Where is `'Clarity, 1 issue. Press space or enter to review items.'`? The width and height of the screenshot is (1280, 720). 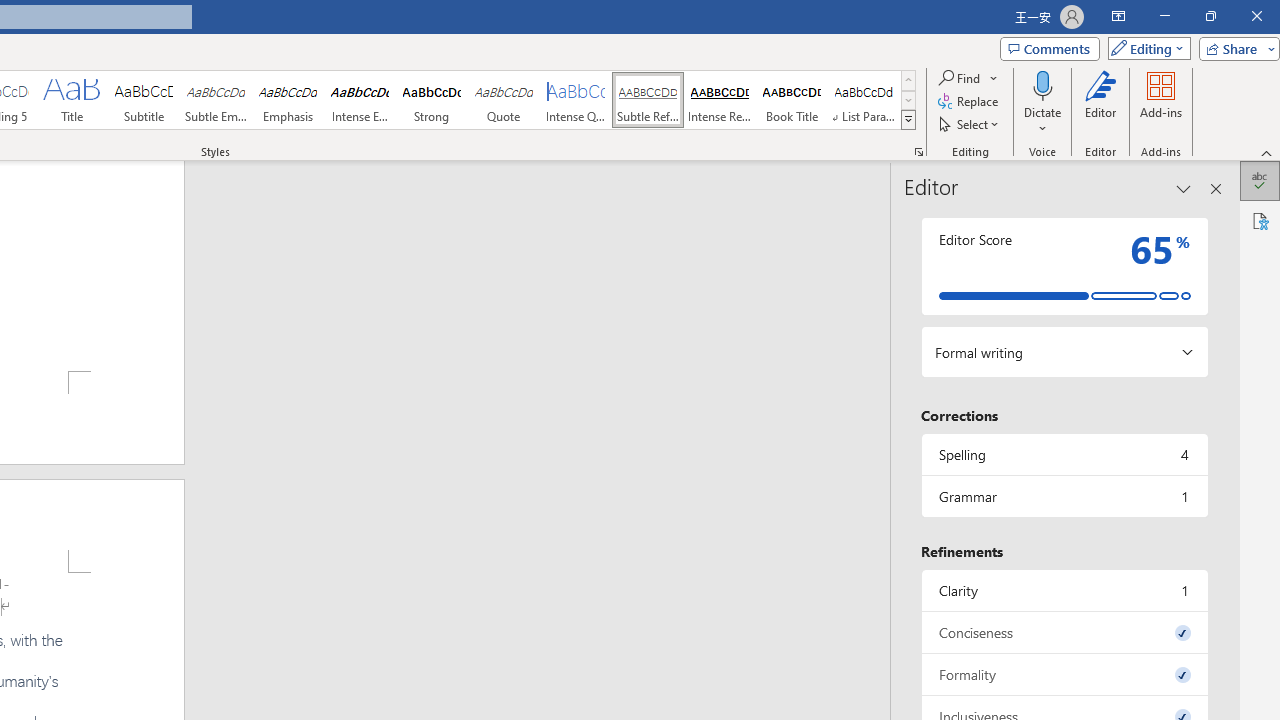 'Clarity, 1 issue. Press space or enter to review items.' is located at coordinates (1063, 589).